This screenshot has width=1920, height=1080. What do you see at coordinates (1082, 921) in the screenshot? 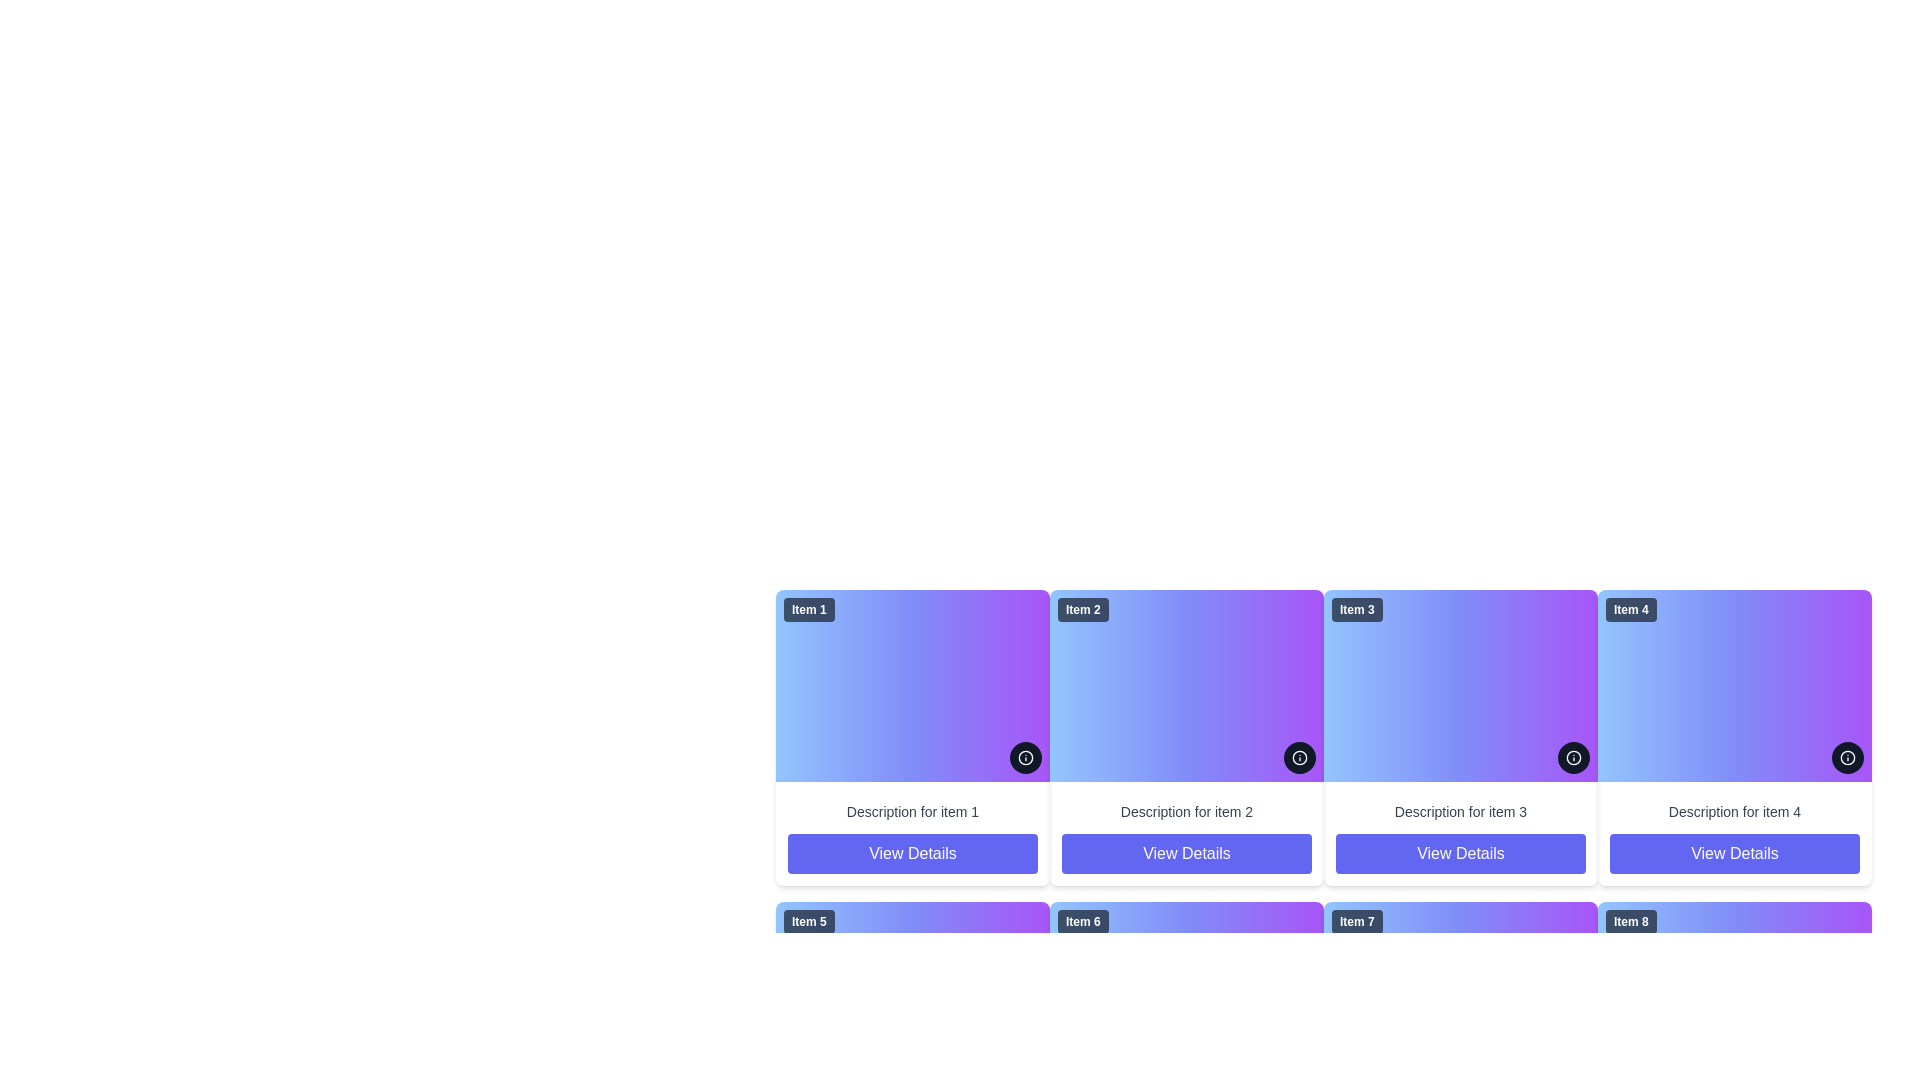
I see `text from the small label styled as a rounded rectangle with a dark gray background displaying 'Item 6' located in the top-left corner of the card in the second row, second column of the grid` at bounding box center [1082, 921].